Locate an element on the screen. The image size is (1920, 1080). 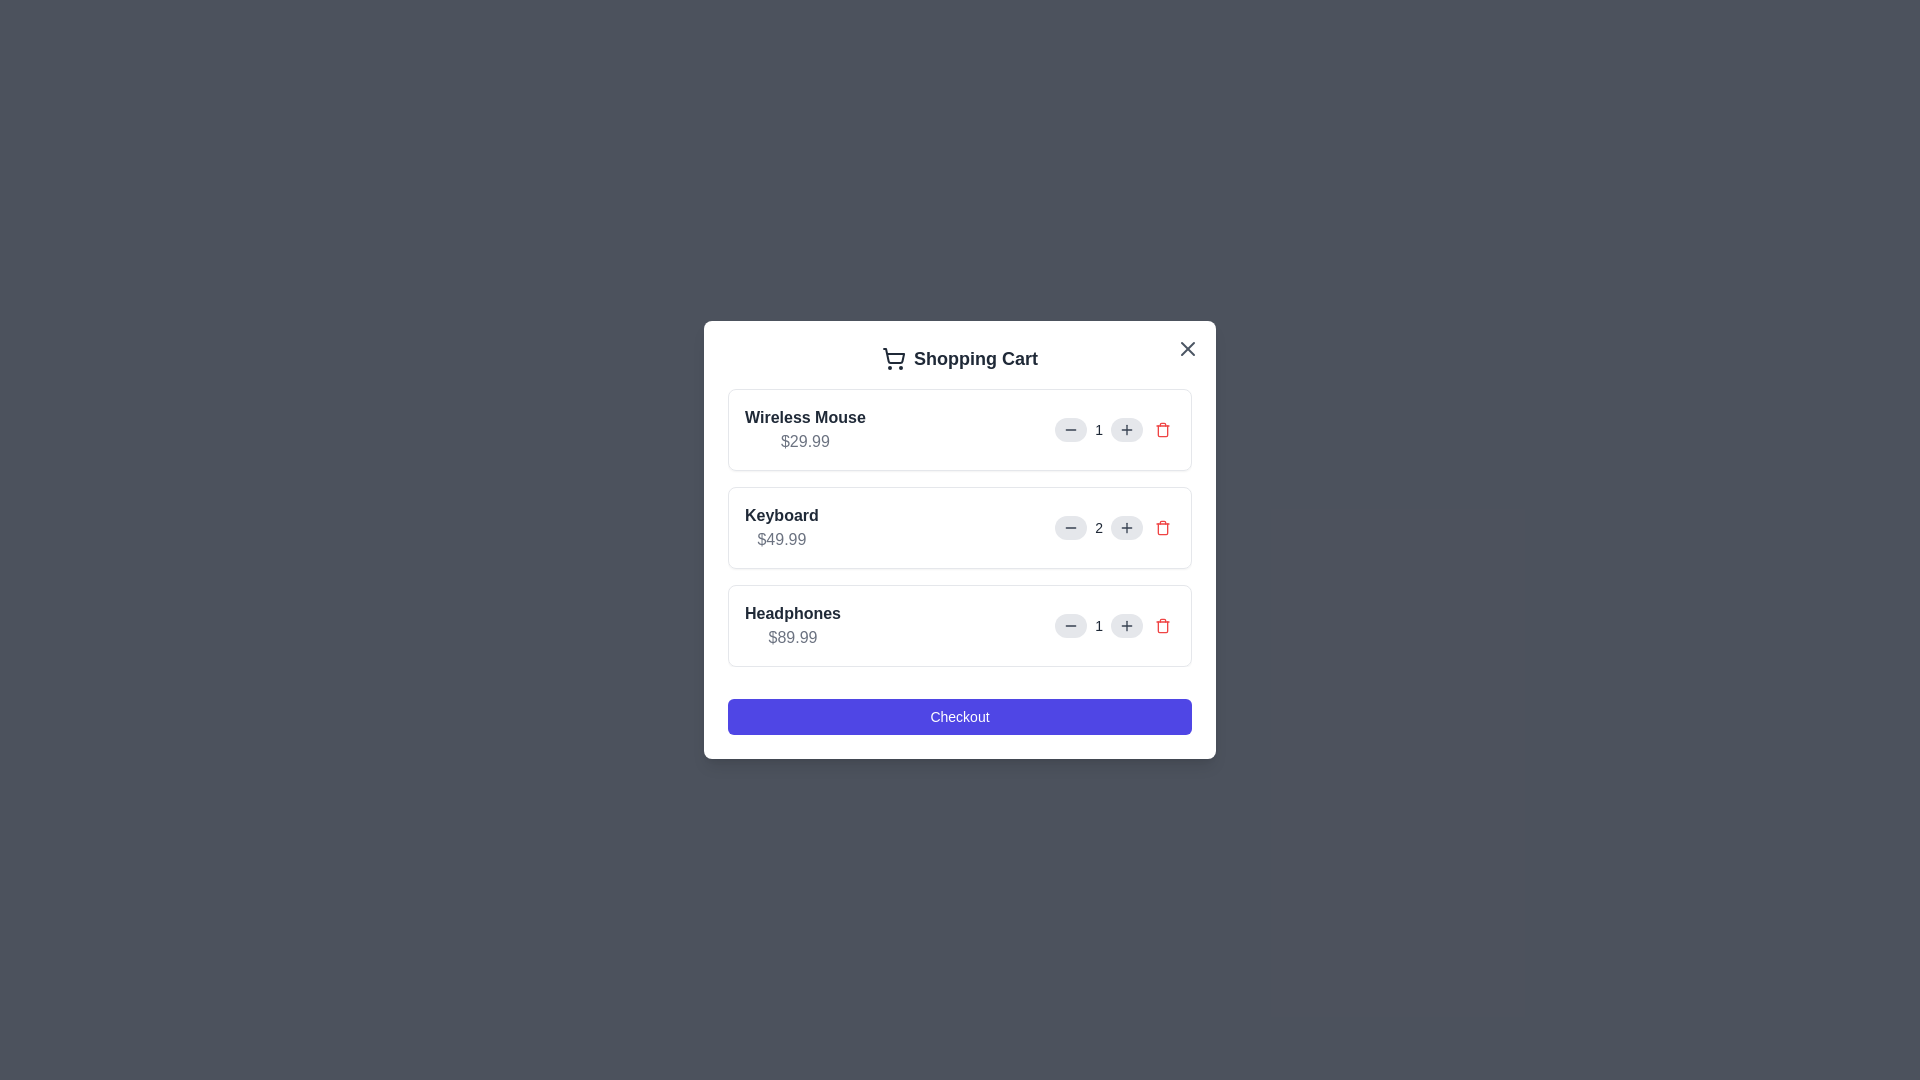
the Icon Button for the 'Wireless Mouse' in the shopping cart is located at coordinates (1162, 428).